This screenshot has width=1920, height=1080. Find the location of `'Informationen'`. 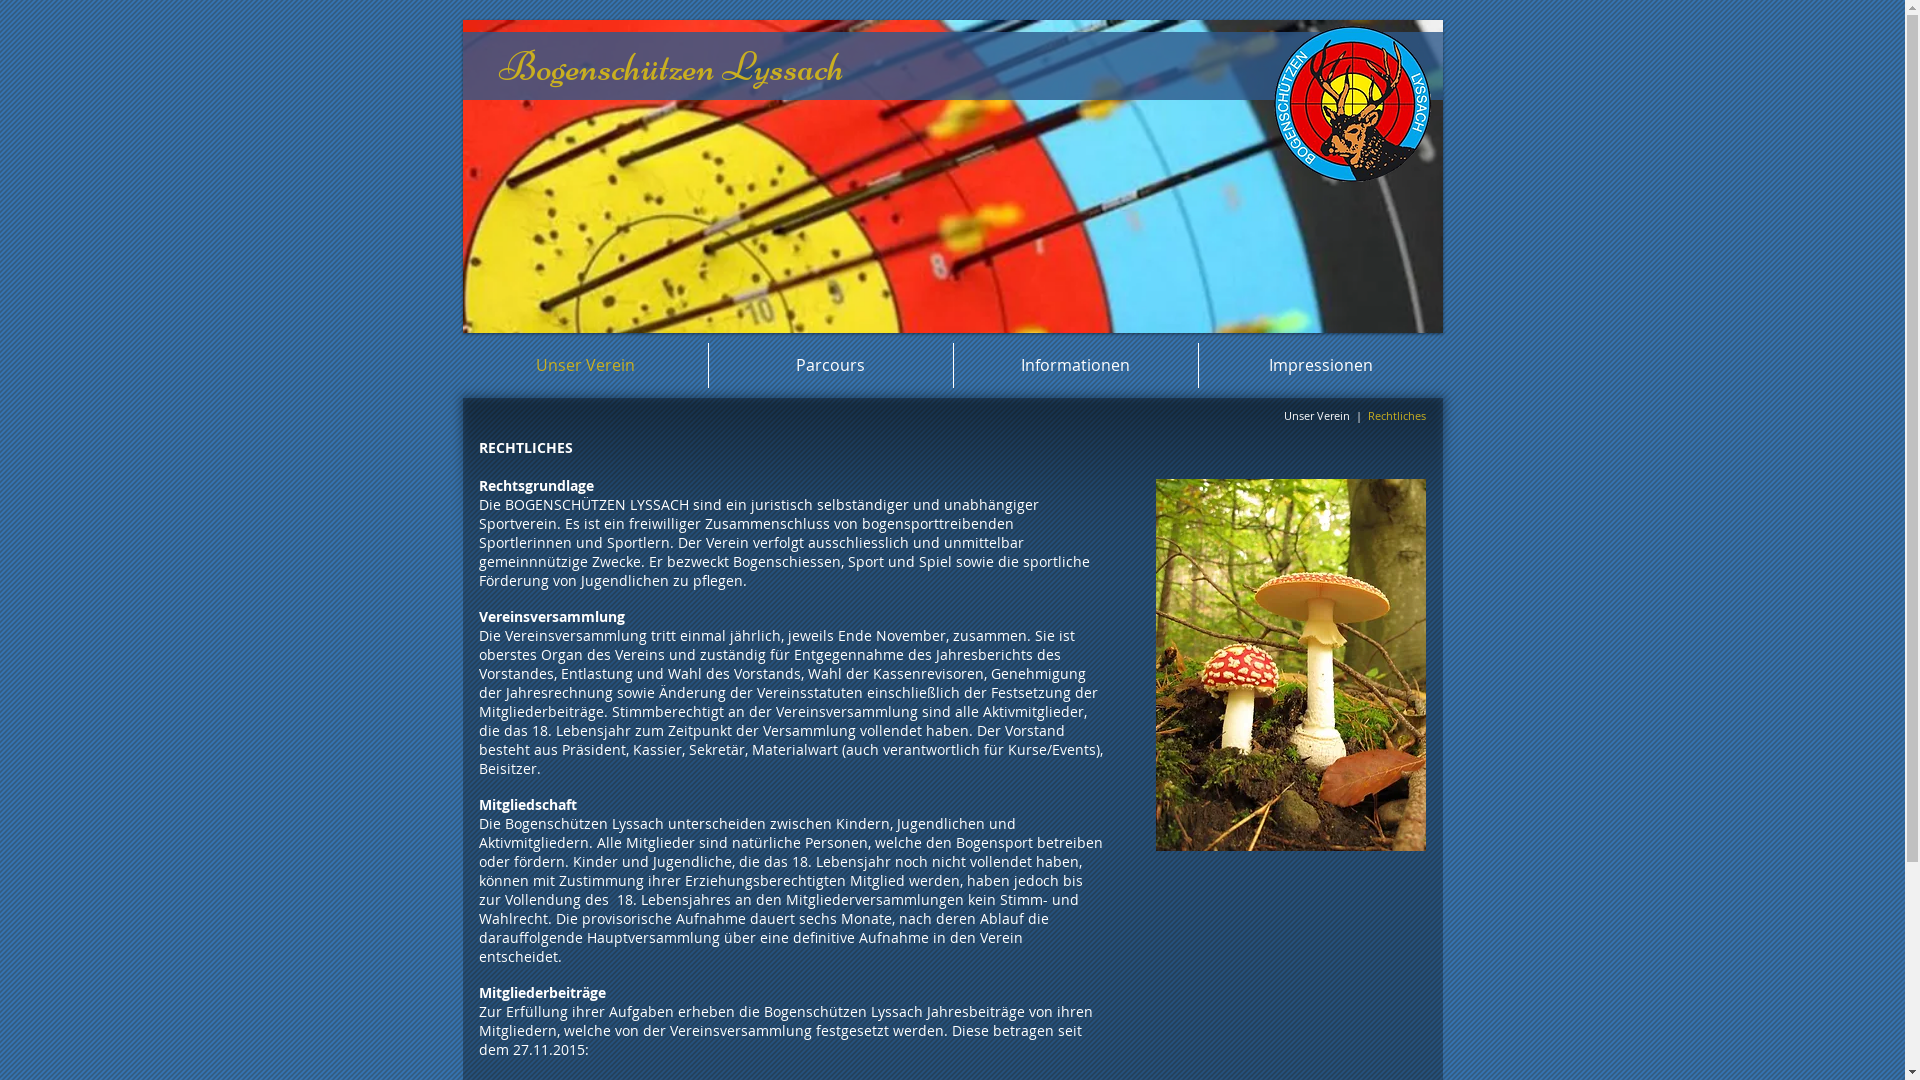

'Informationen' is located at coordinates (1074, 365).